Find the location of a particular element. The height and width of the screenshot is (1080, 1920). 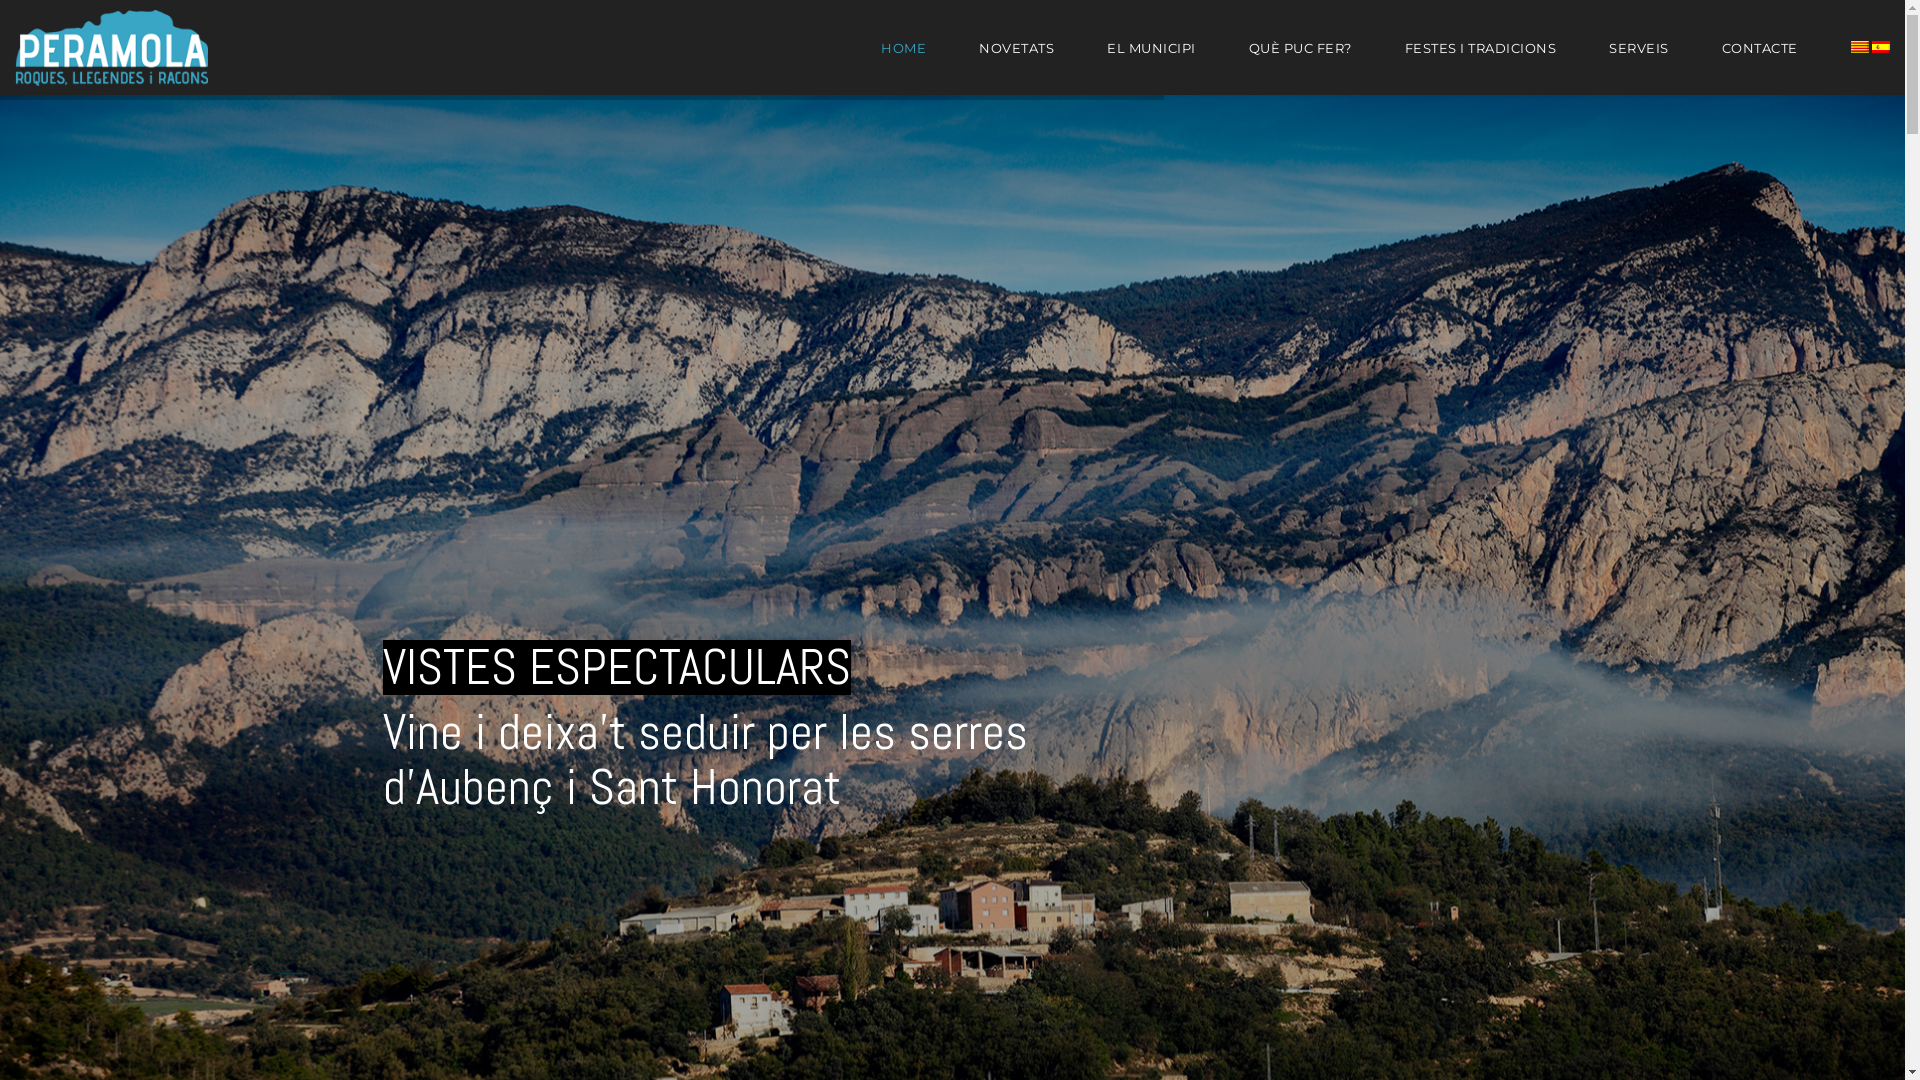

'EL MUNICIPI' is located at coordinates (1151, 62).